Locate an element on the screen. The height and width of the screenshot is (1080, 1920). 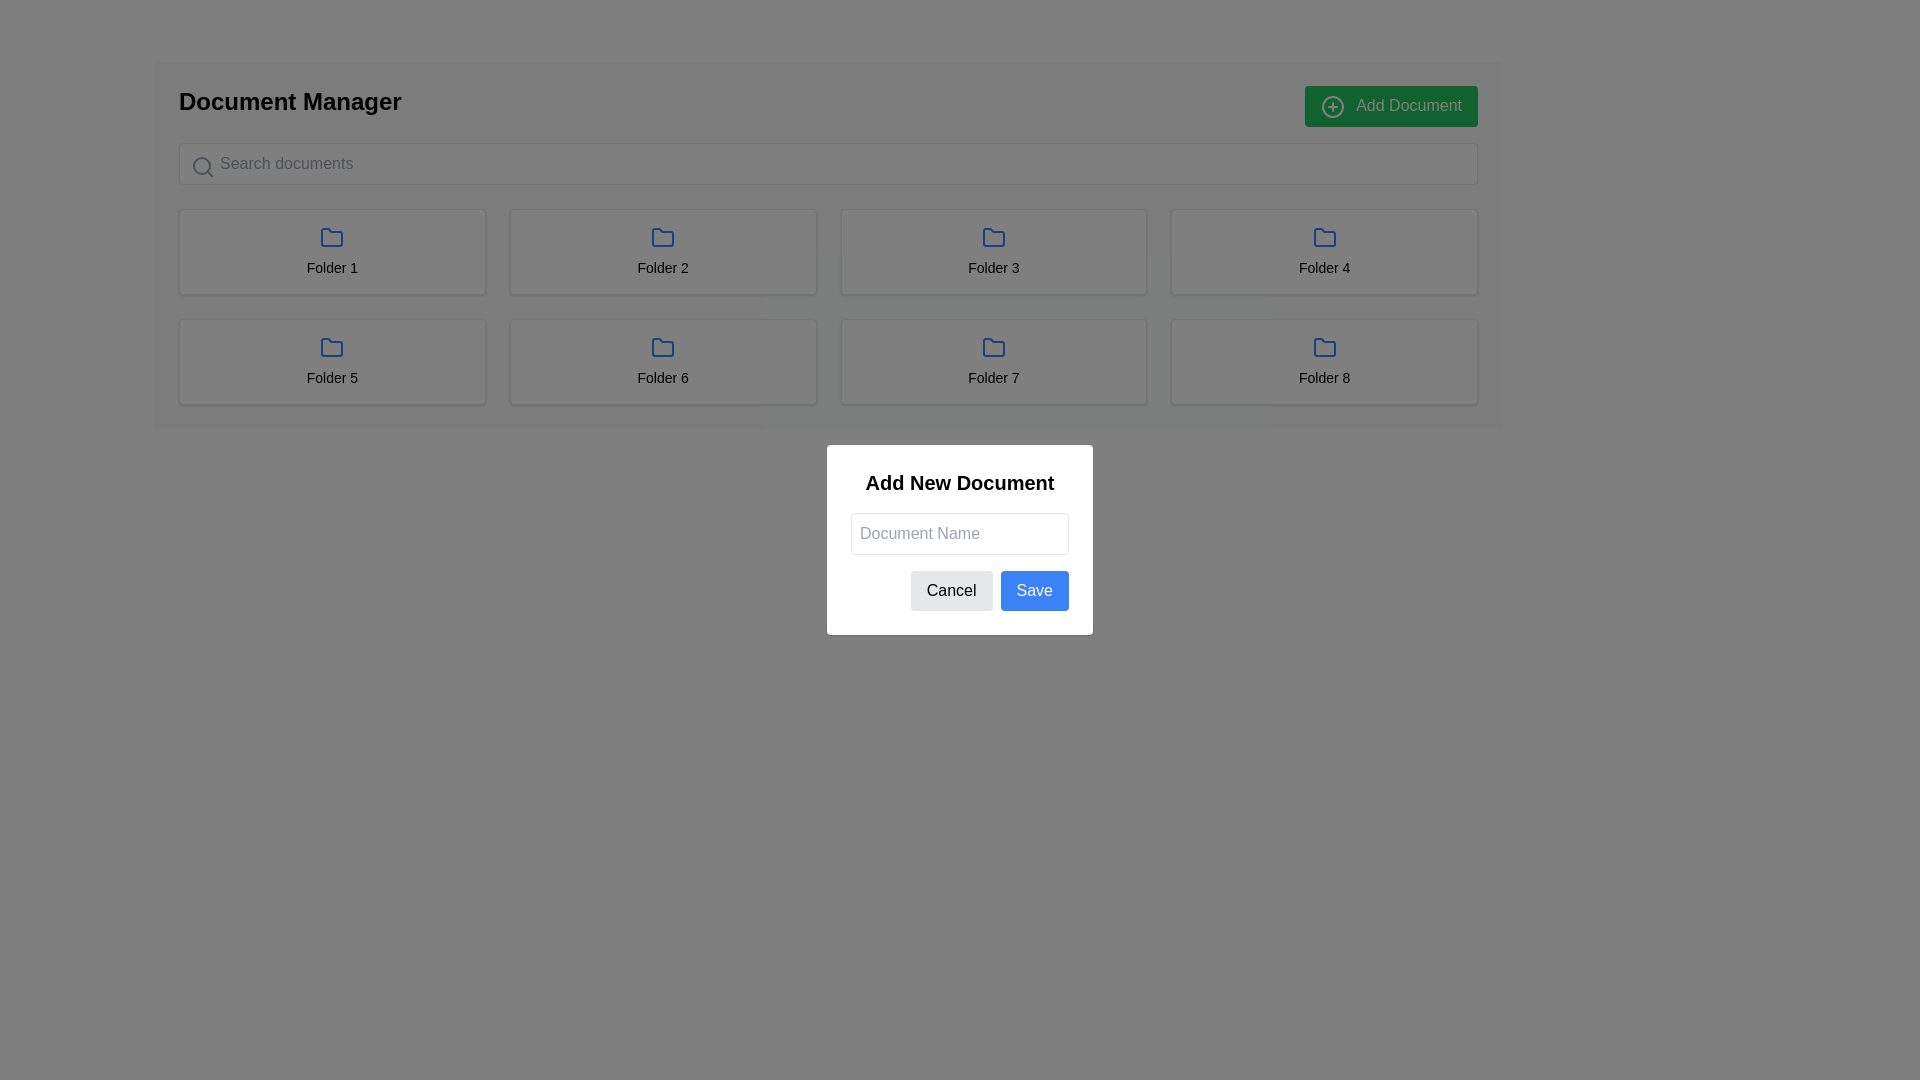
the folder icon representing 'Folder 4' is located at coordinates (1324, 236).